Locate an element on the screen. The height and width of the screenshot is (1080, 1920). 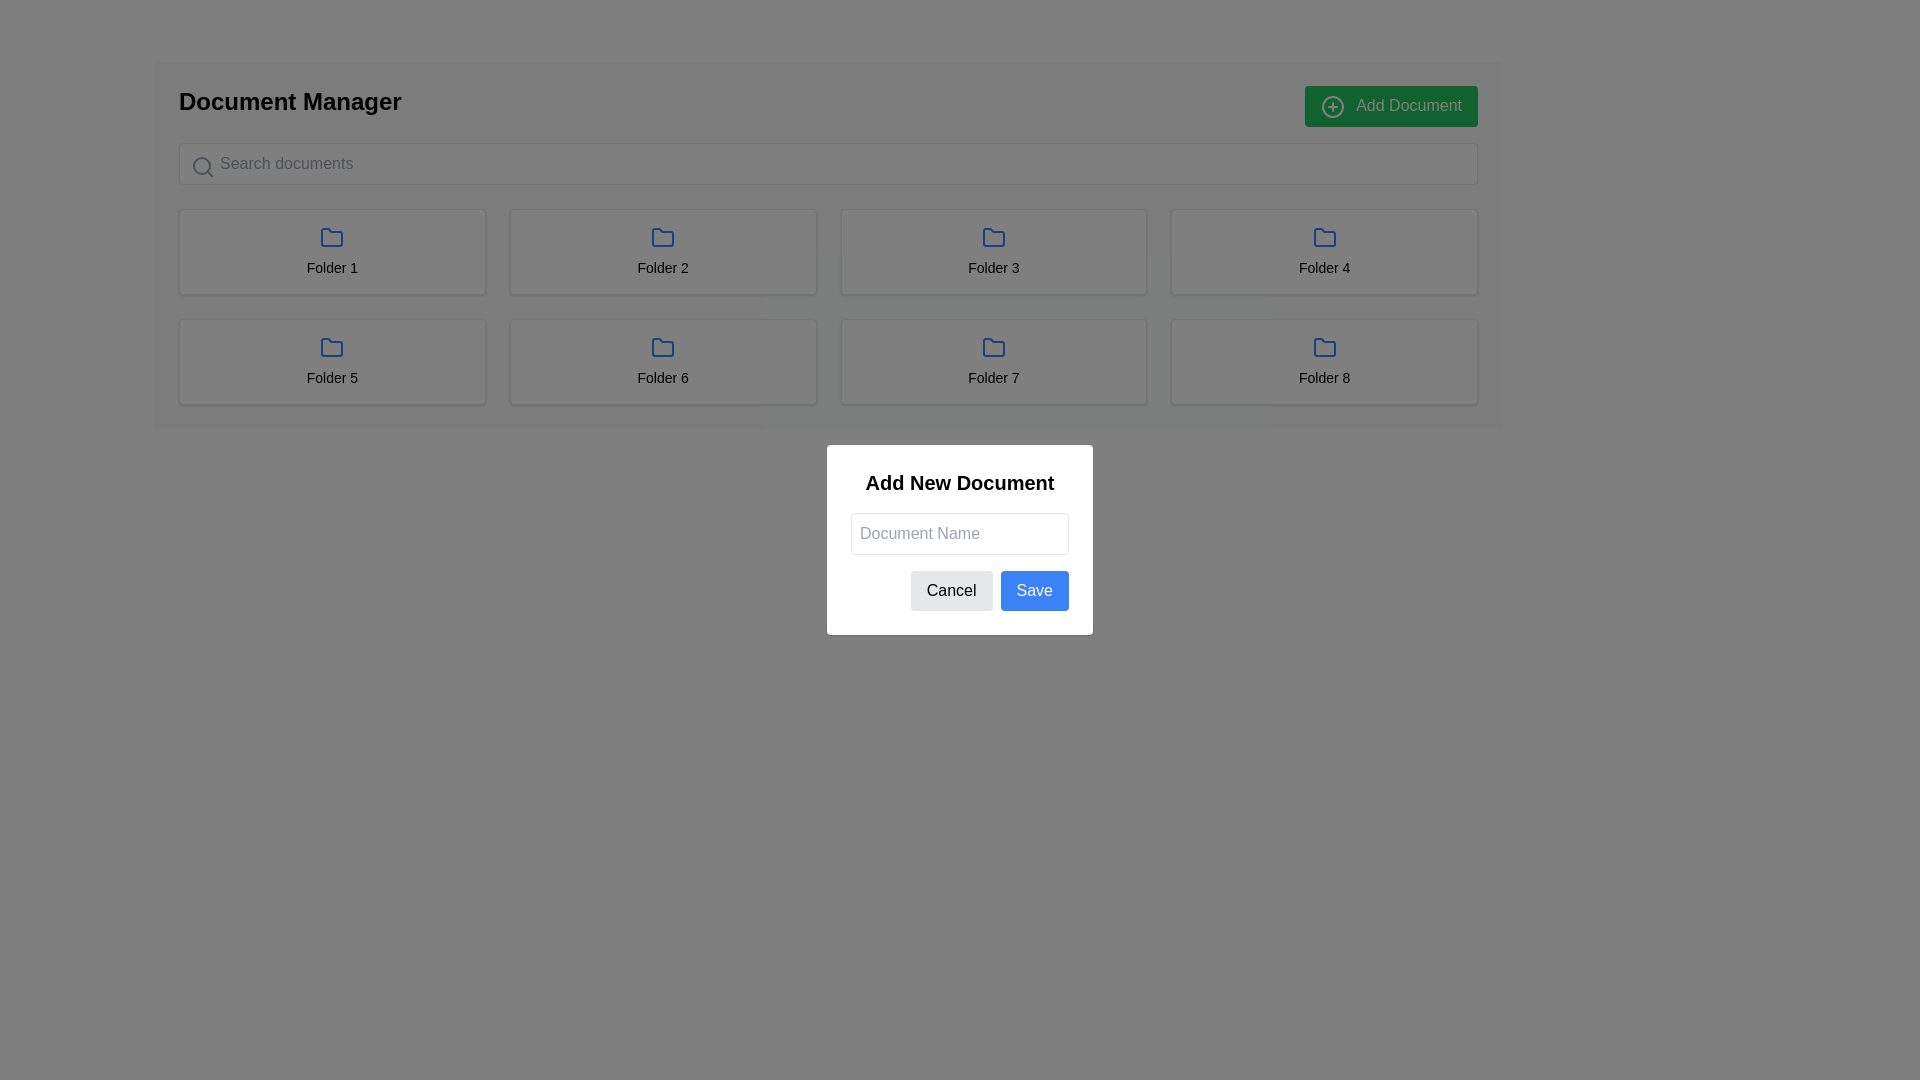
the folder icon representing 'Folder 4' is located at coordinates (1324, 236).